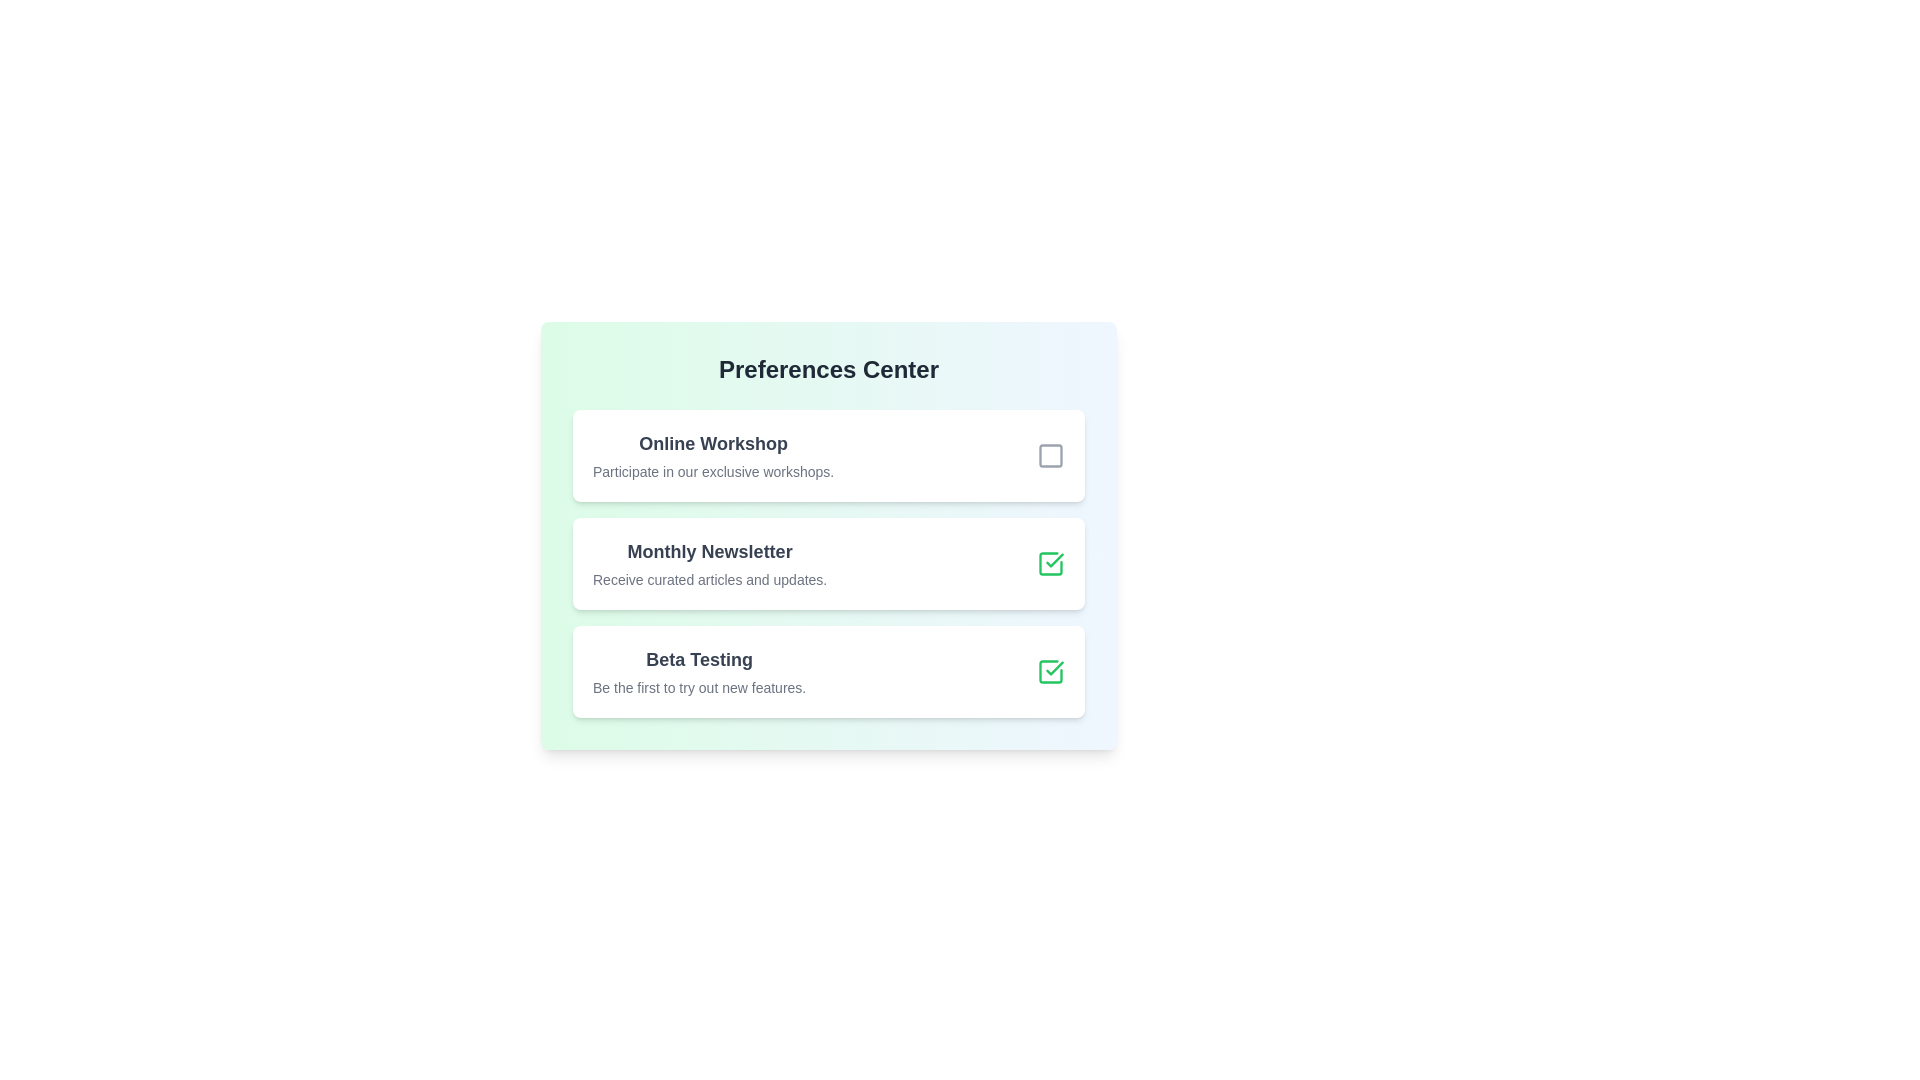 This screenshot has height=1080, width=1920. I want to click on the descriptive static text element located below the 'Online Workshop' header, which provides additional details about the topic, so click(713, 471).